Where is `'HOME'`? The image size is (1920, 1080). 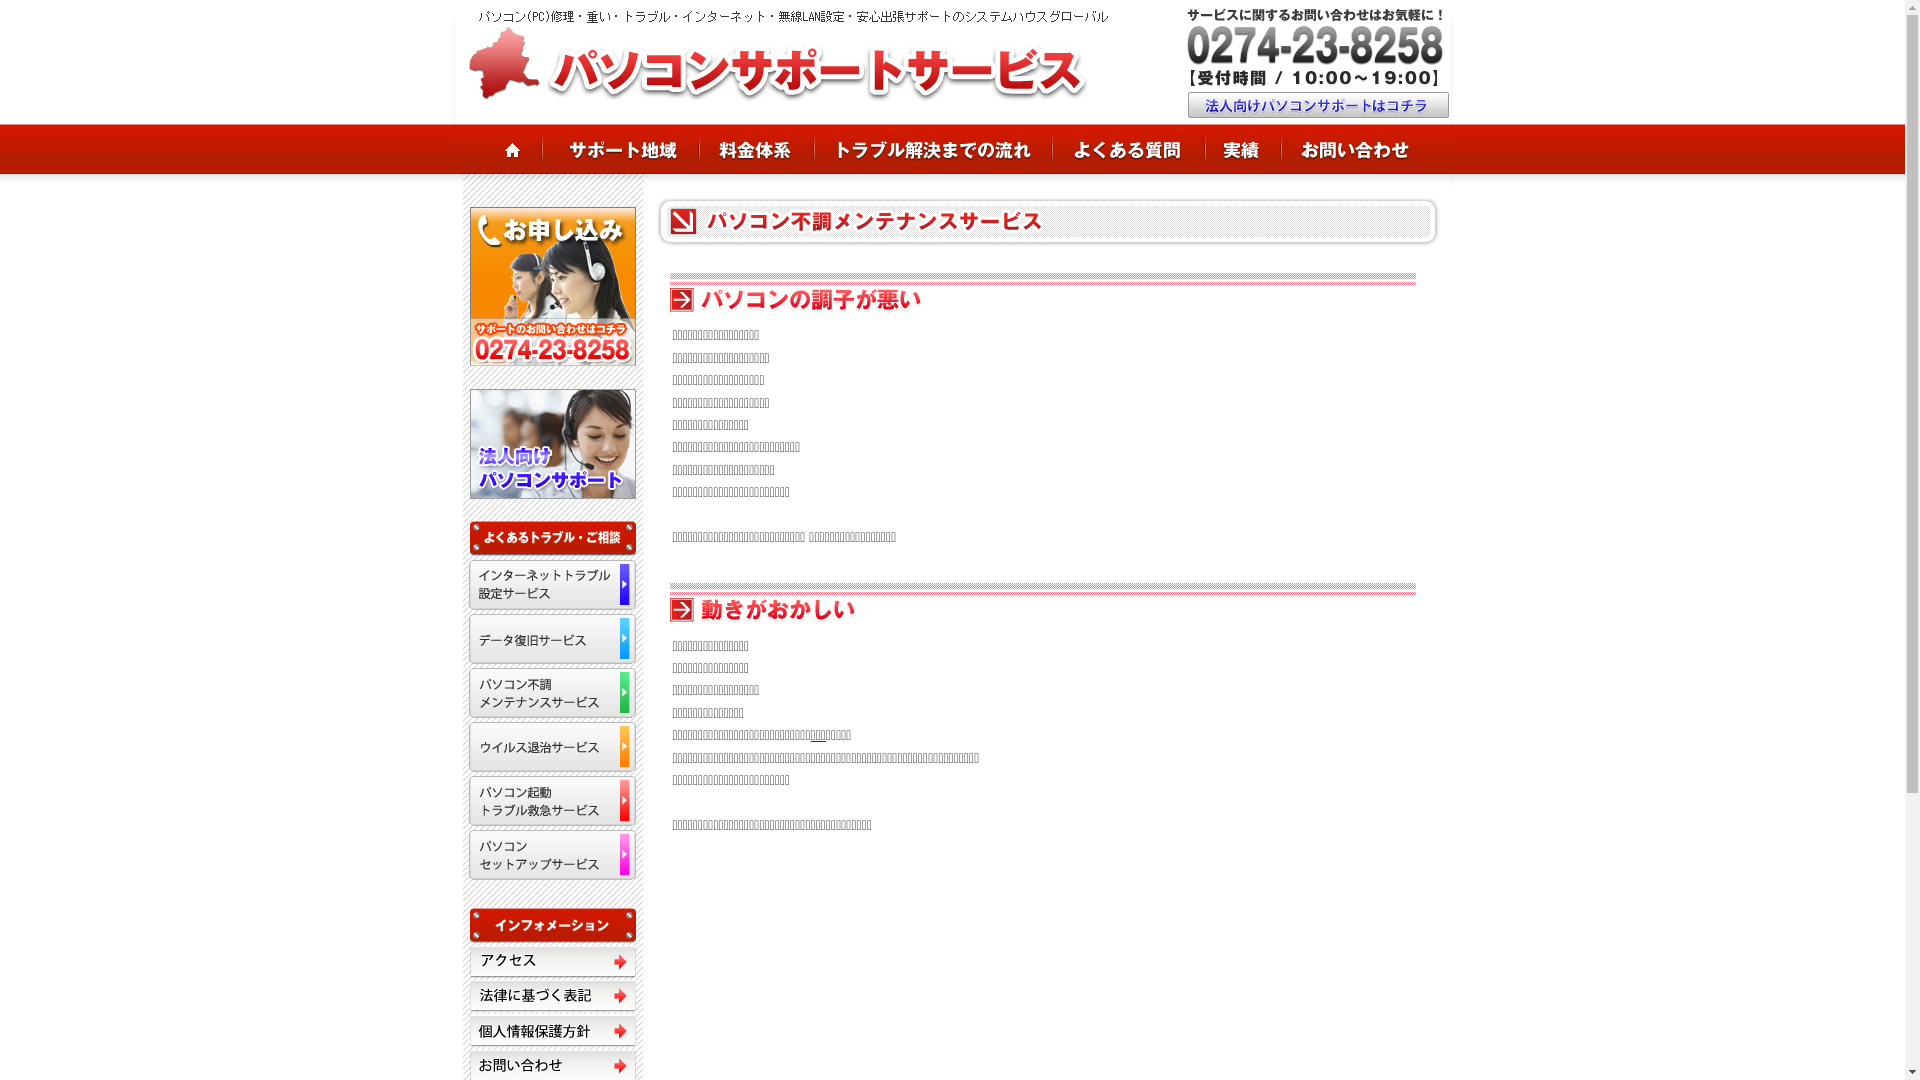
'HOME' is located at coordinates (496, 148).